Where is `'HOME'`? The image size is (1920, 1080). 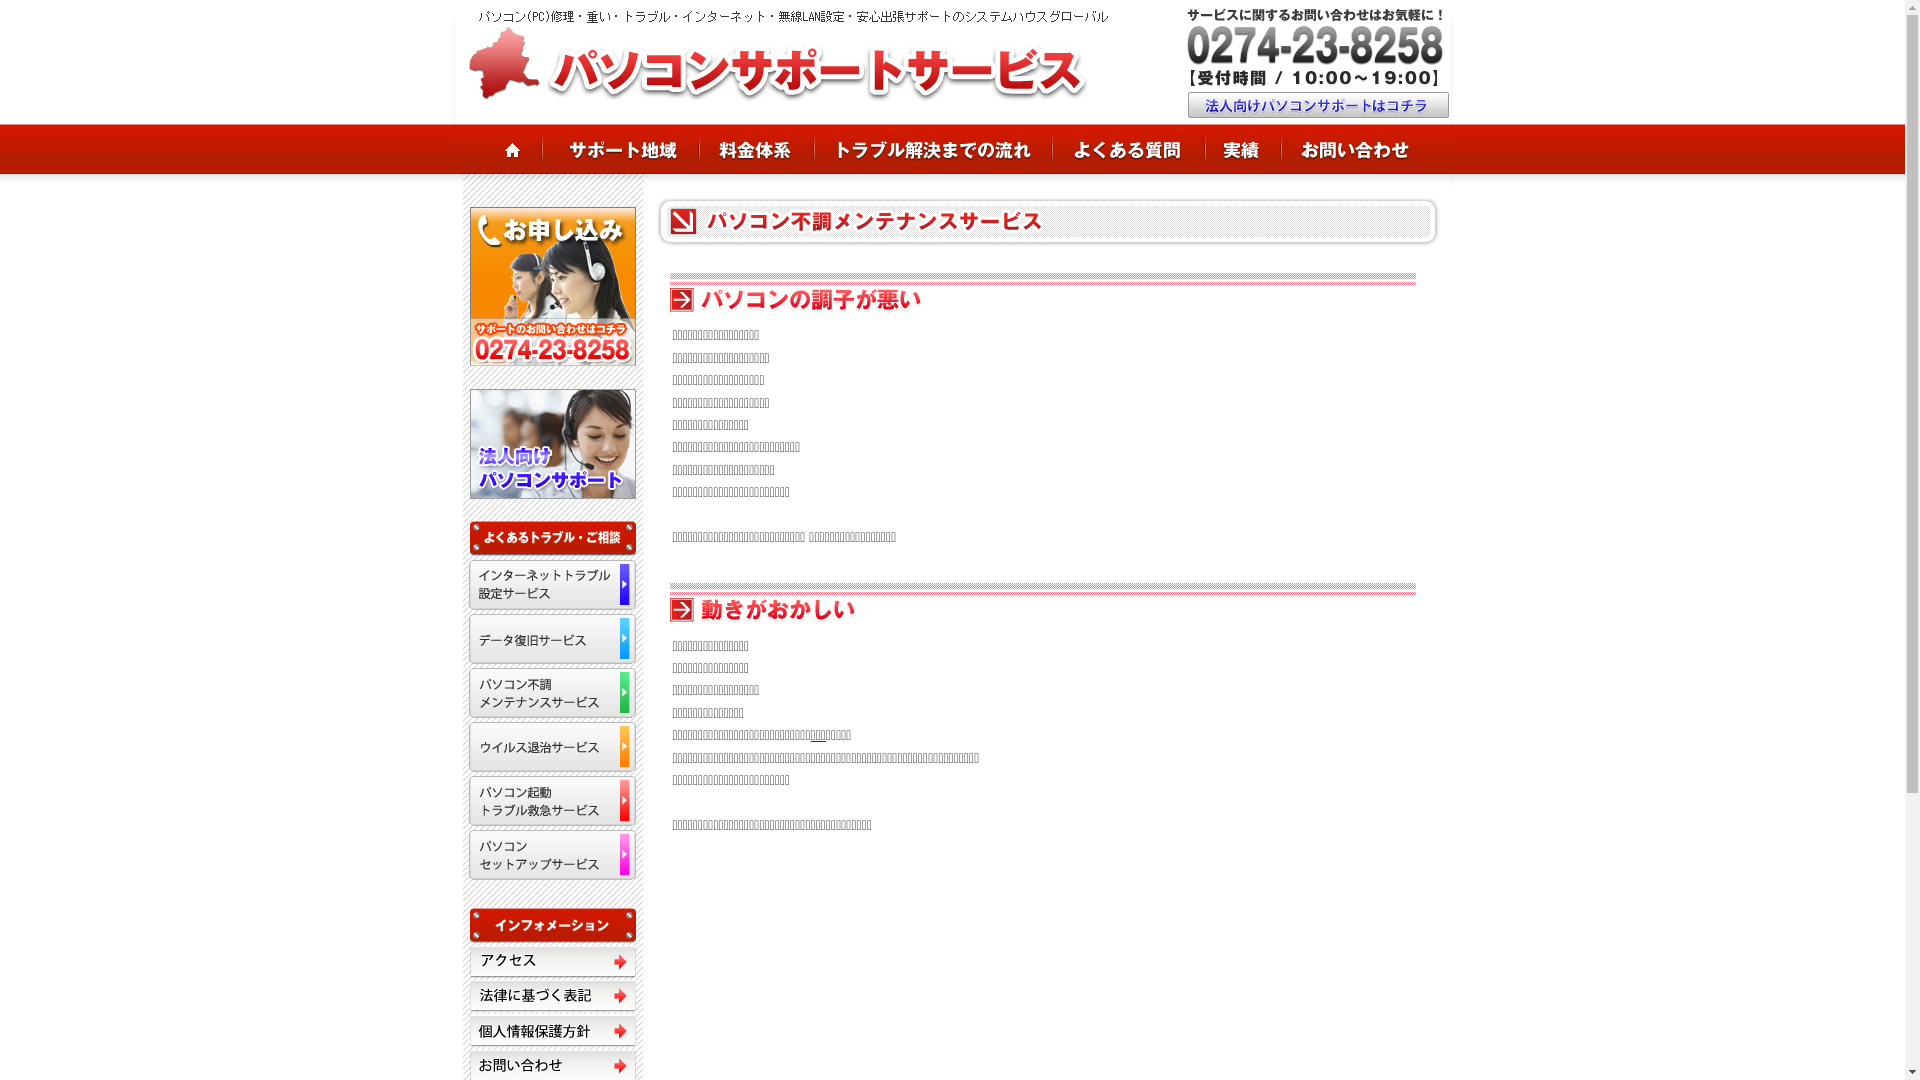
'HOME' is located at coordinates (496, 148).